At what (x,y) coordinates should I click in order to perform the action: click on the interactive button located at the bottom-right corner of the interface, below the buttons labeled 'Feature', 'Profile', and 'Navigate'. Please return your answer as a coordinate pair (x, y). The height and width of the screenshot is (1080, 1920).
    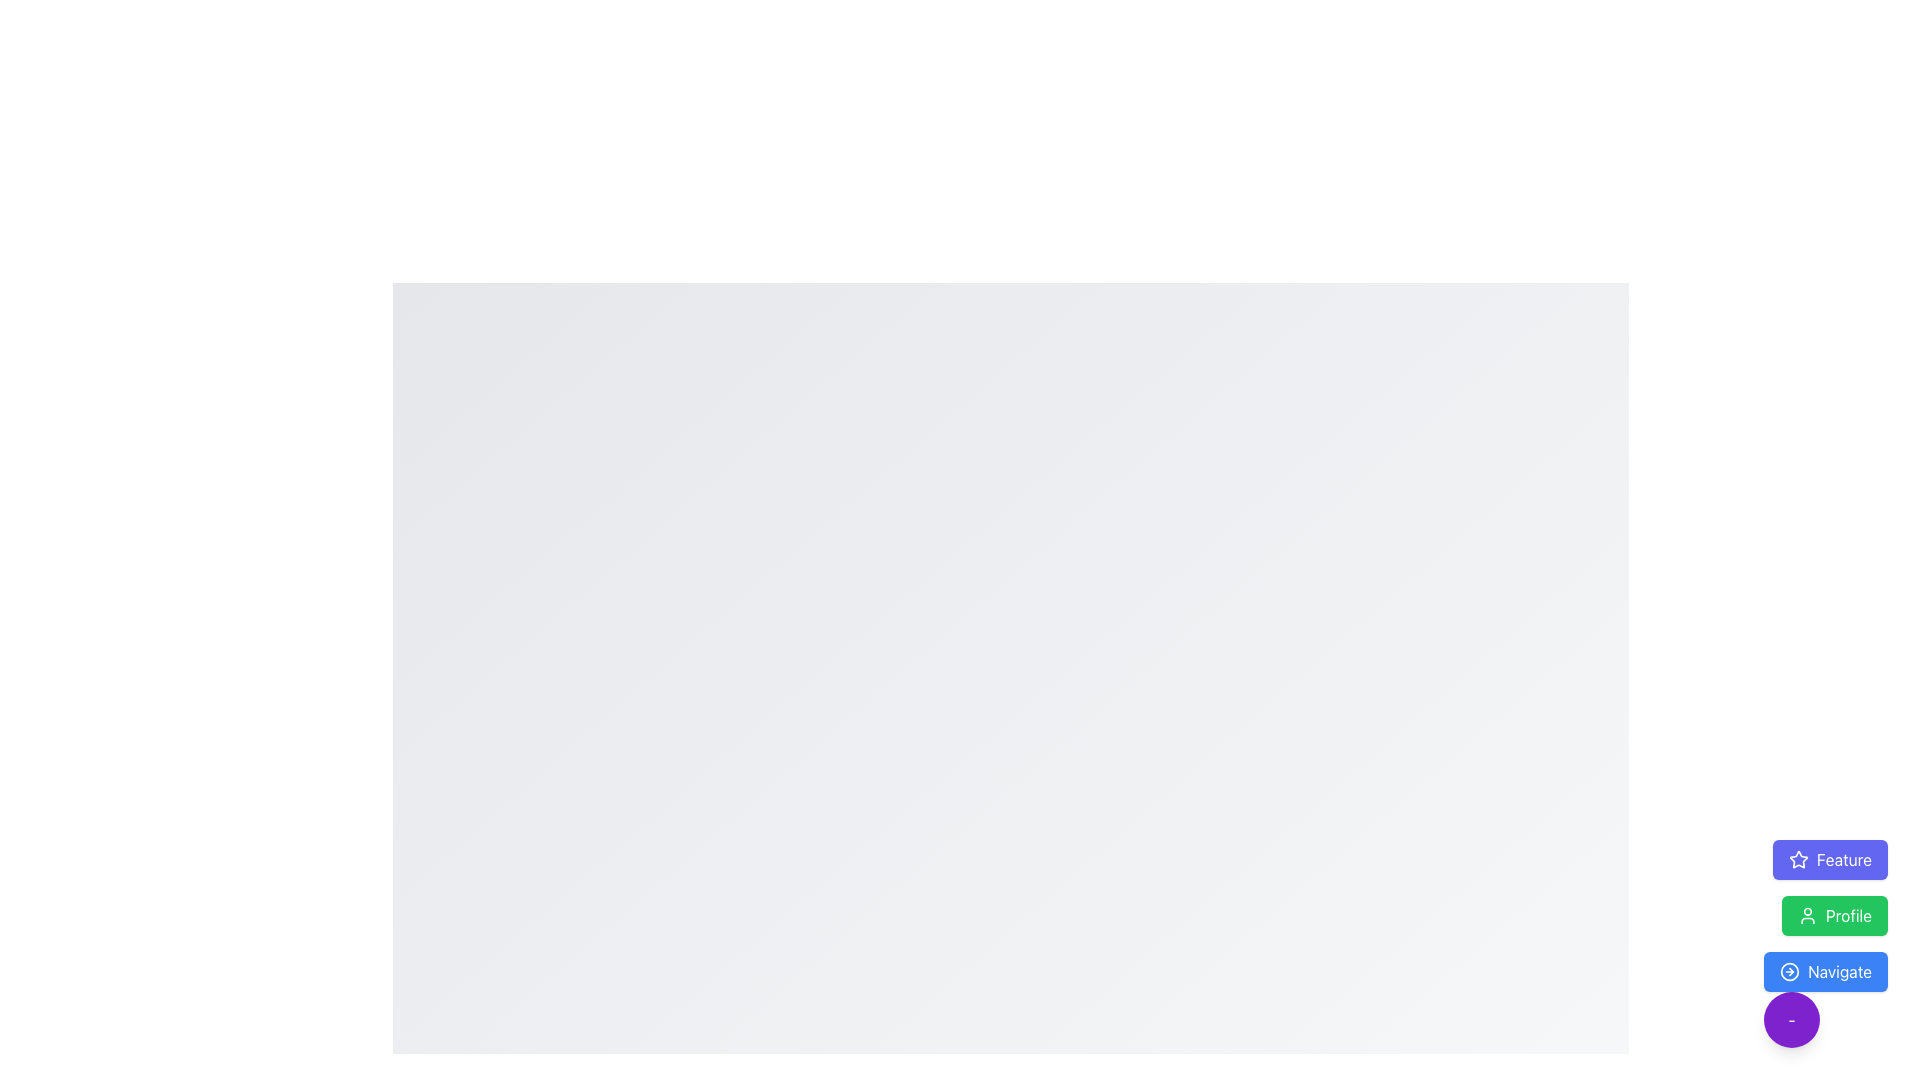
    Looking at the image, I should click on (1791, 1019).